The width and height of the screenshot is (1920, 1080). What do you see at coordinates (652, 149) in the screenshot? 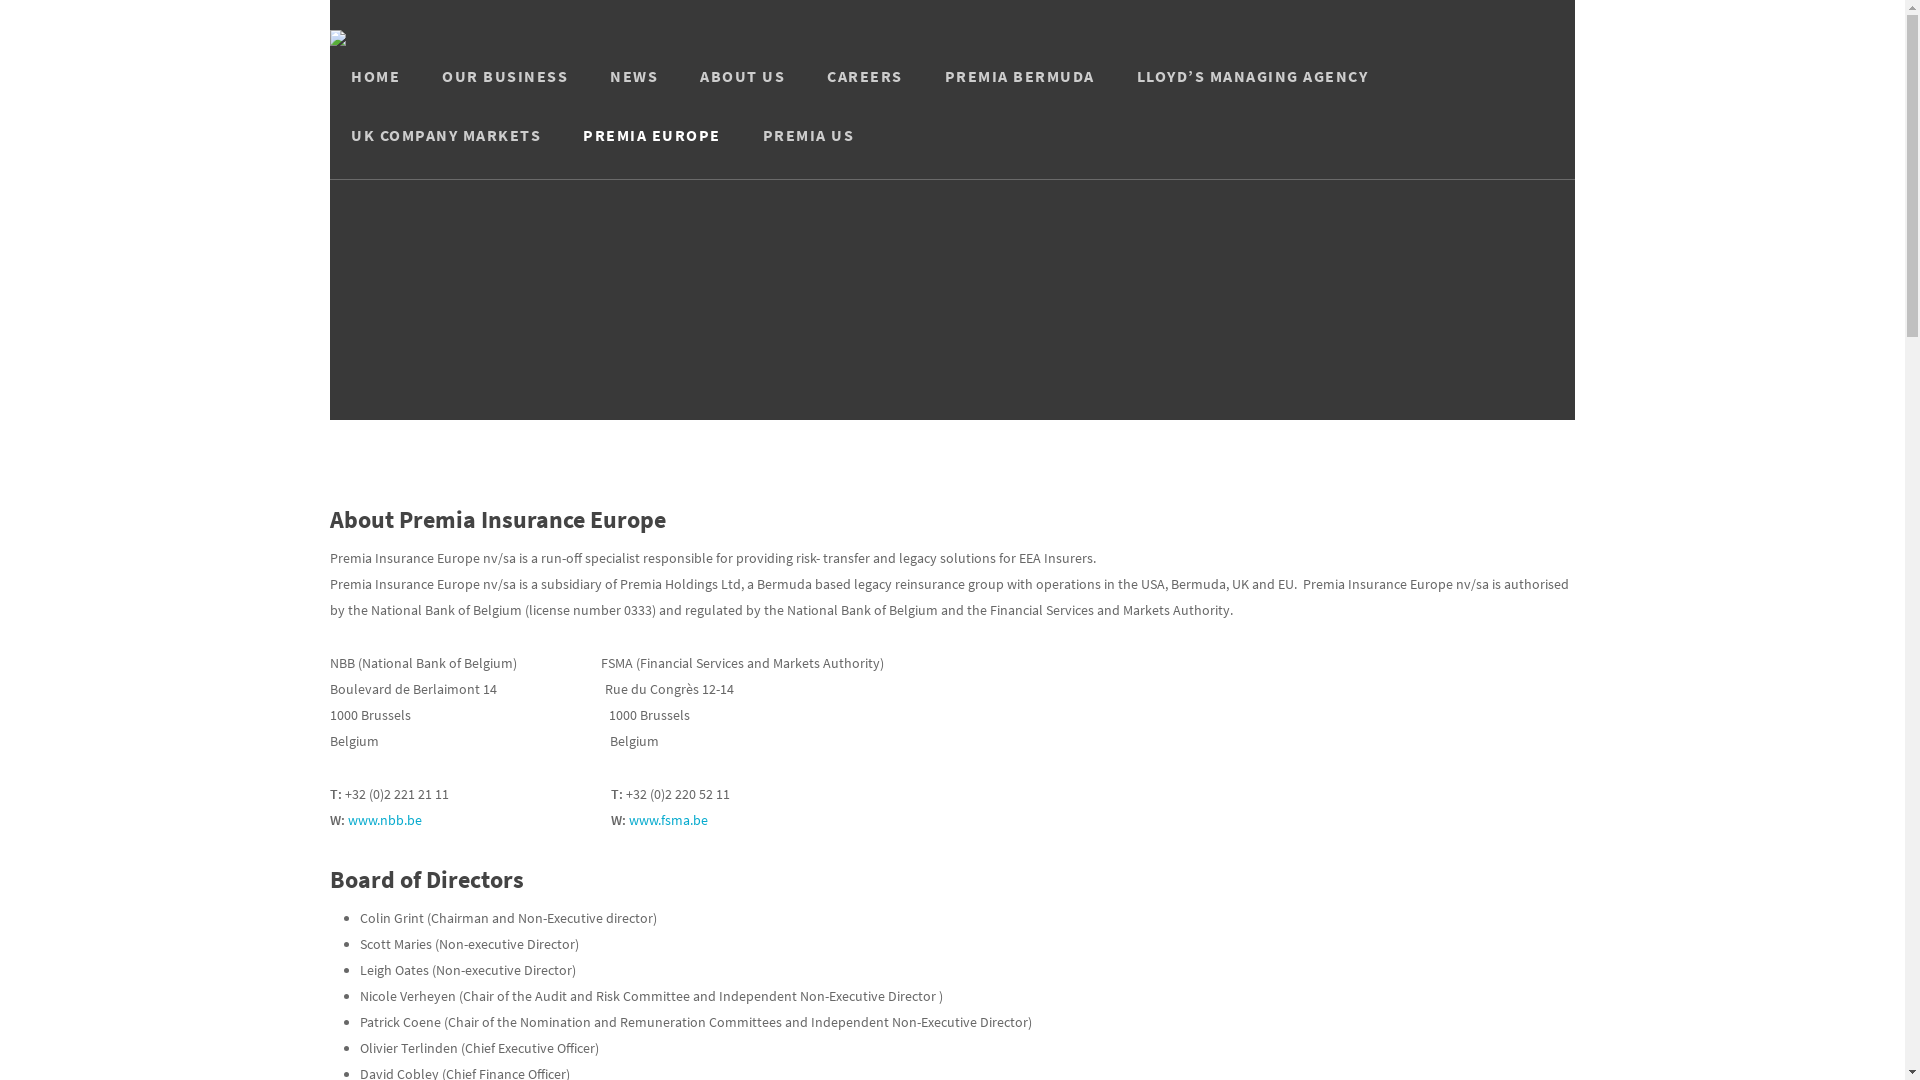
I see `'PREMIA EUROPE'` at bounding box center [652, 149].